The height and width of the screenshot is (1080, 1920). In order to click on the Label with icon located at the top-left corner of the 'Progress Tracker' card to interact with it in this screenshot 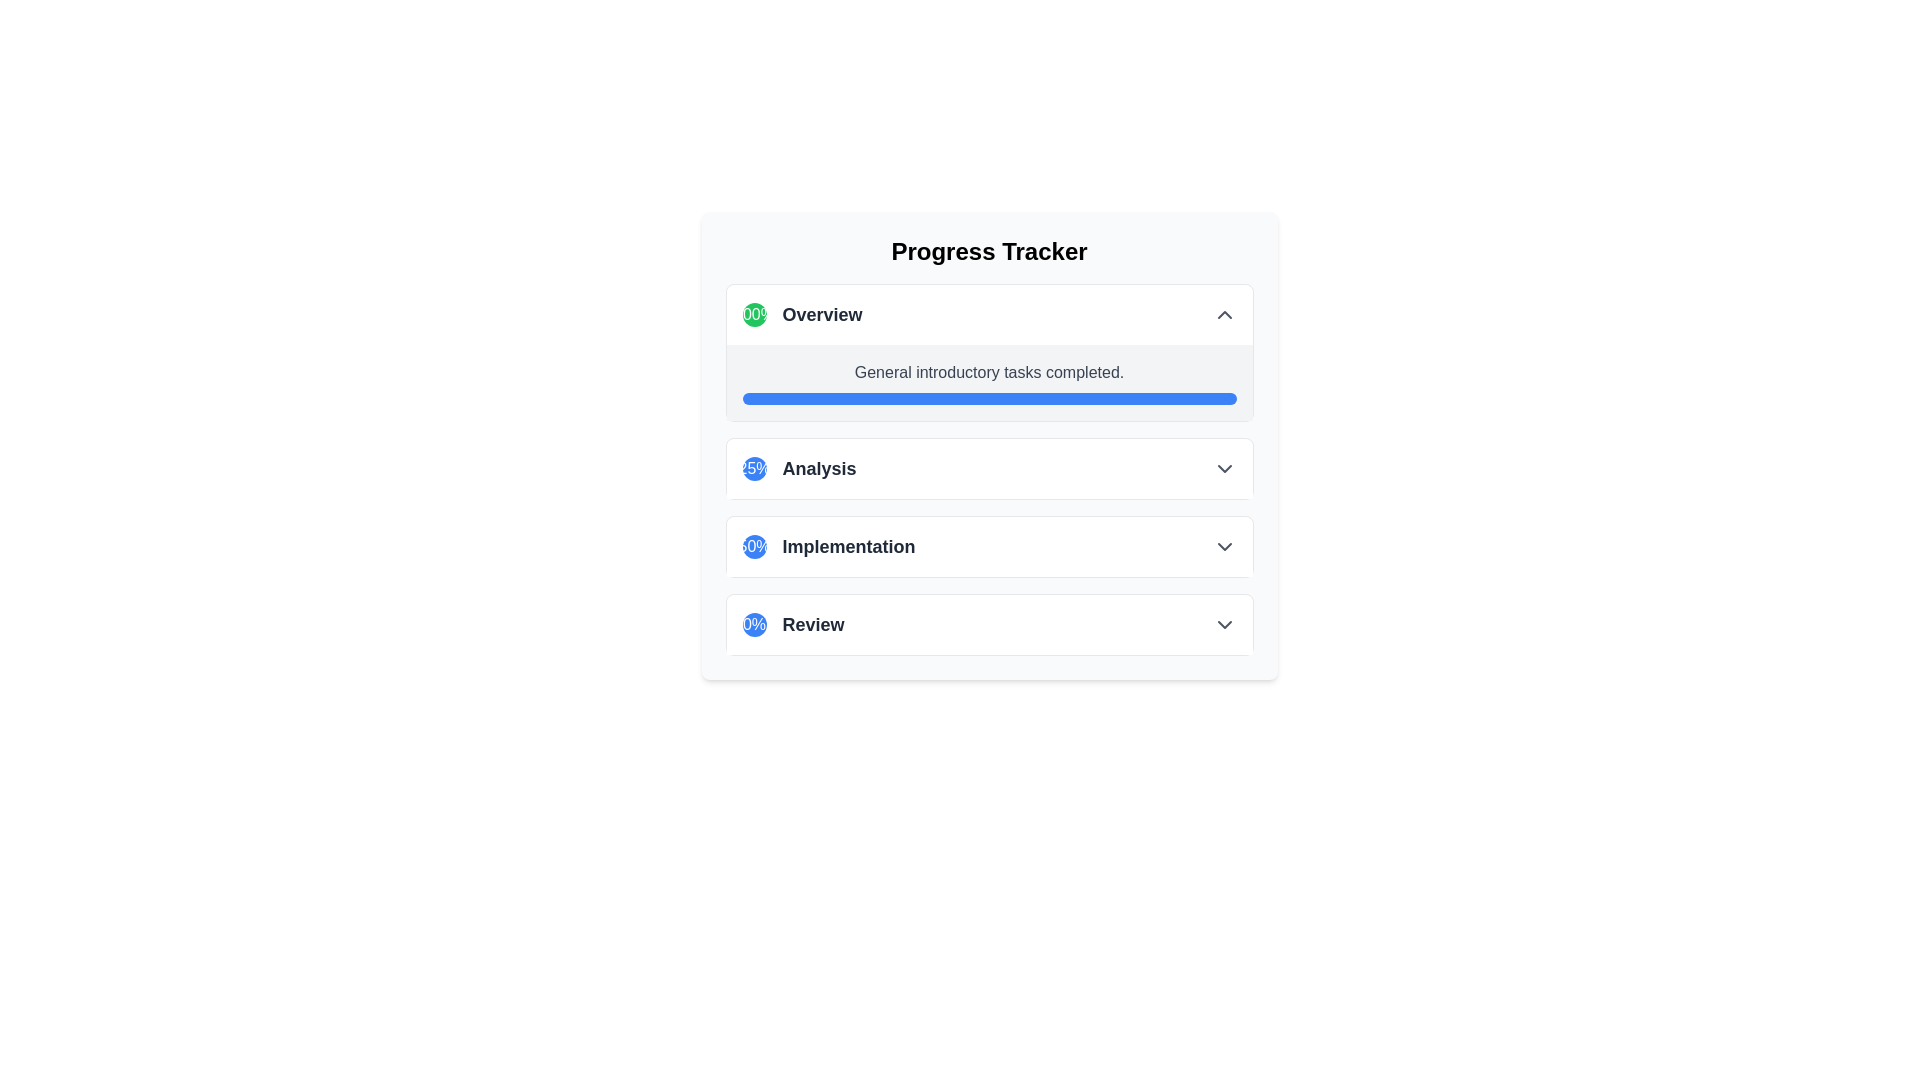, I will do `click(802, 315)`.